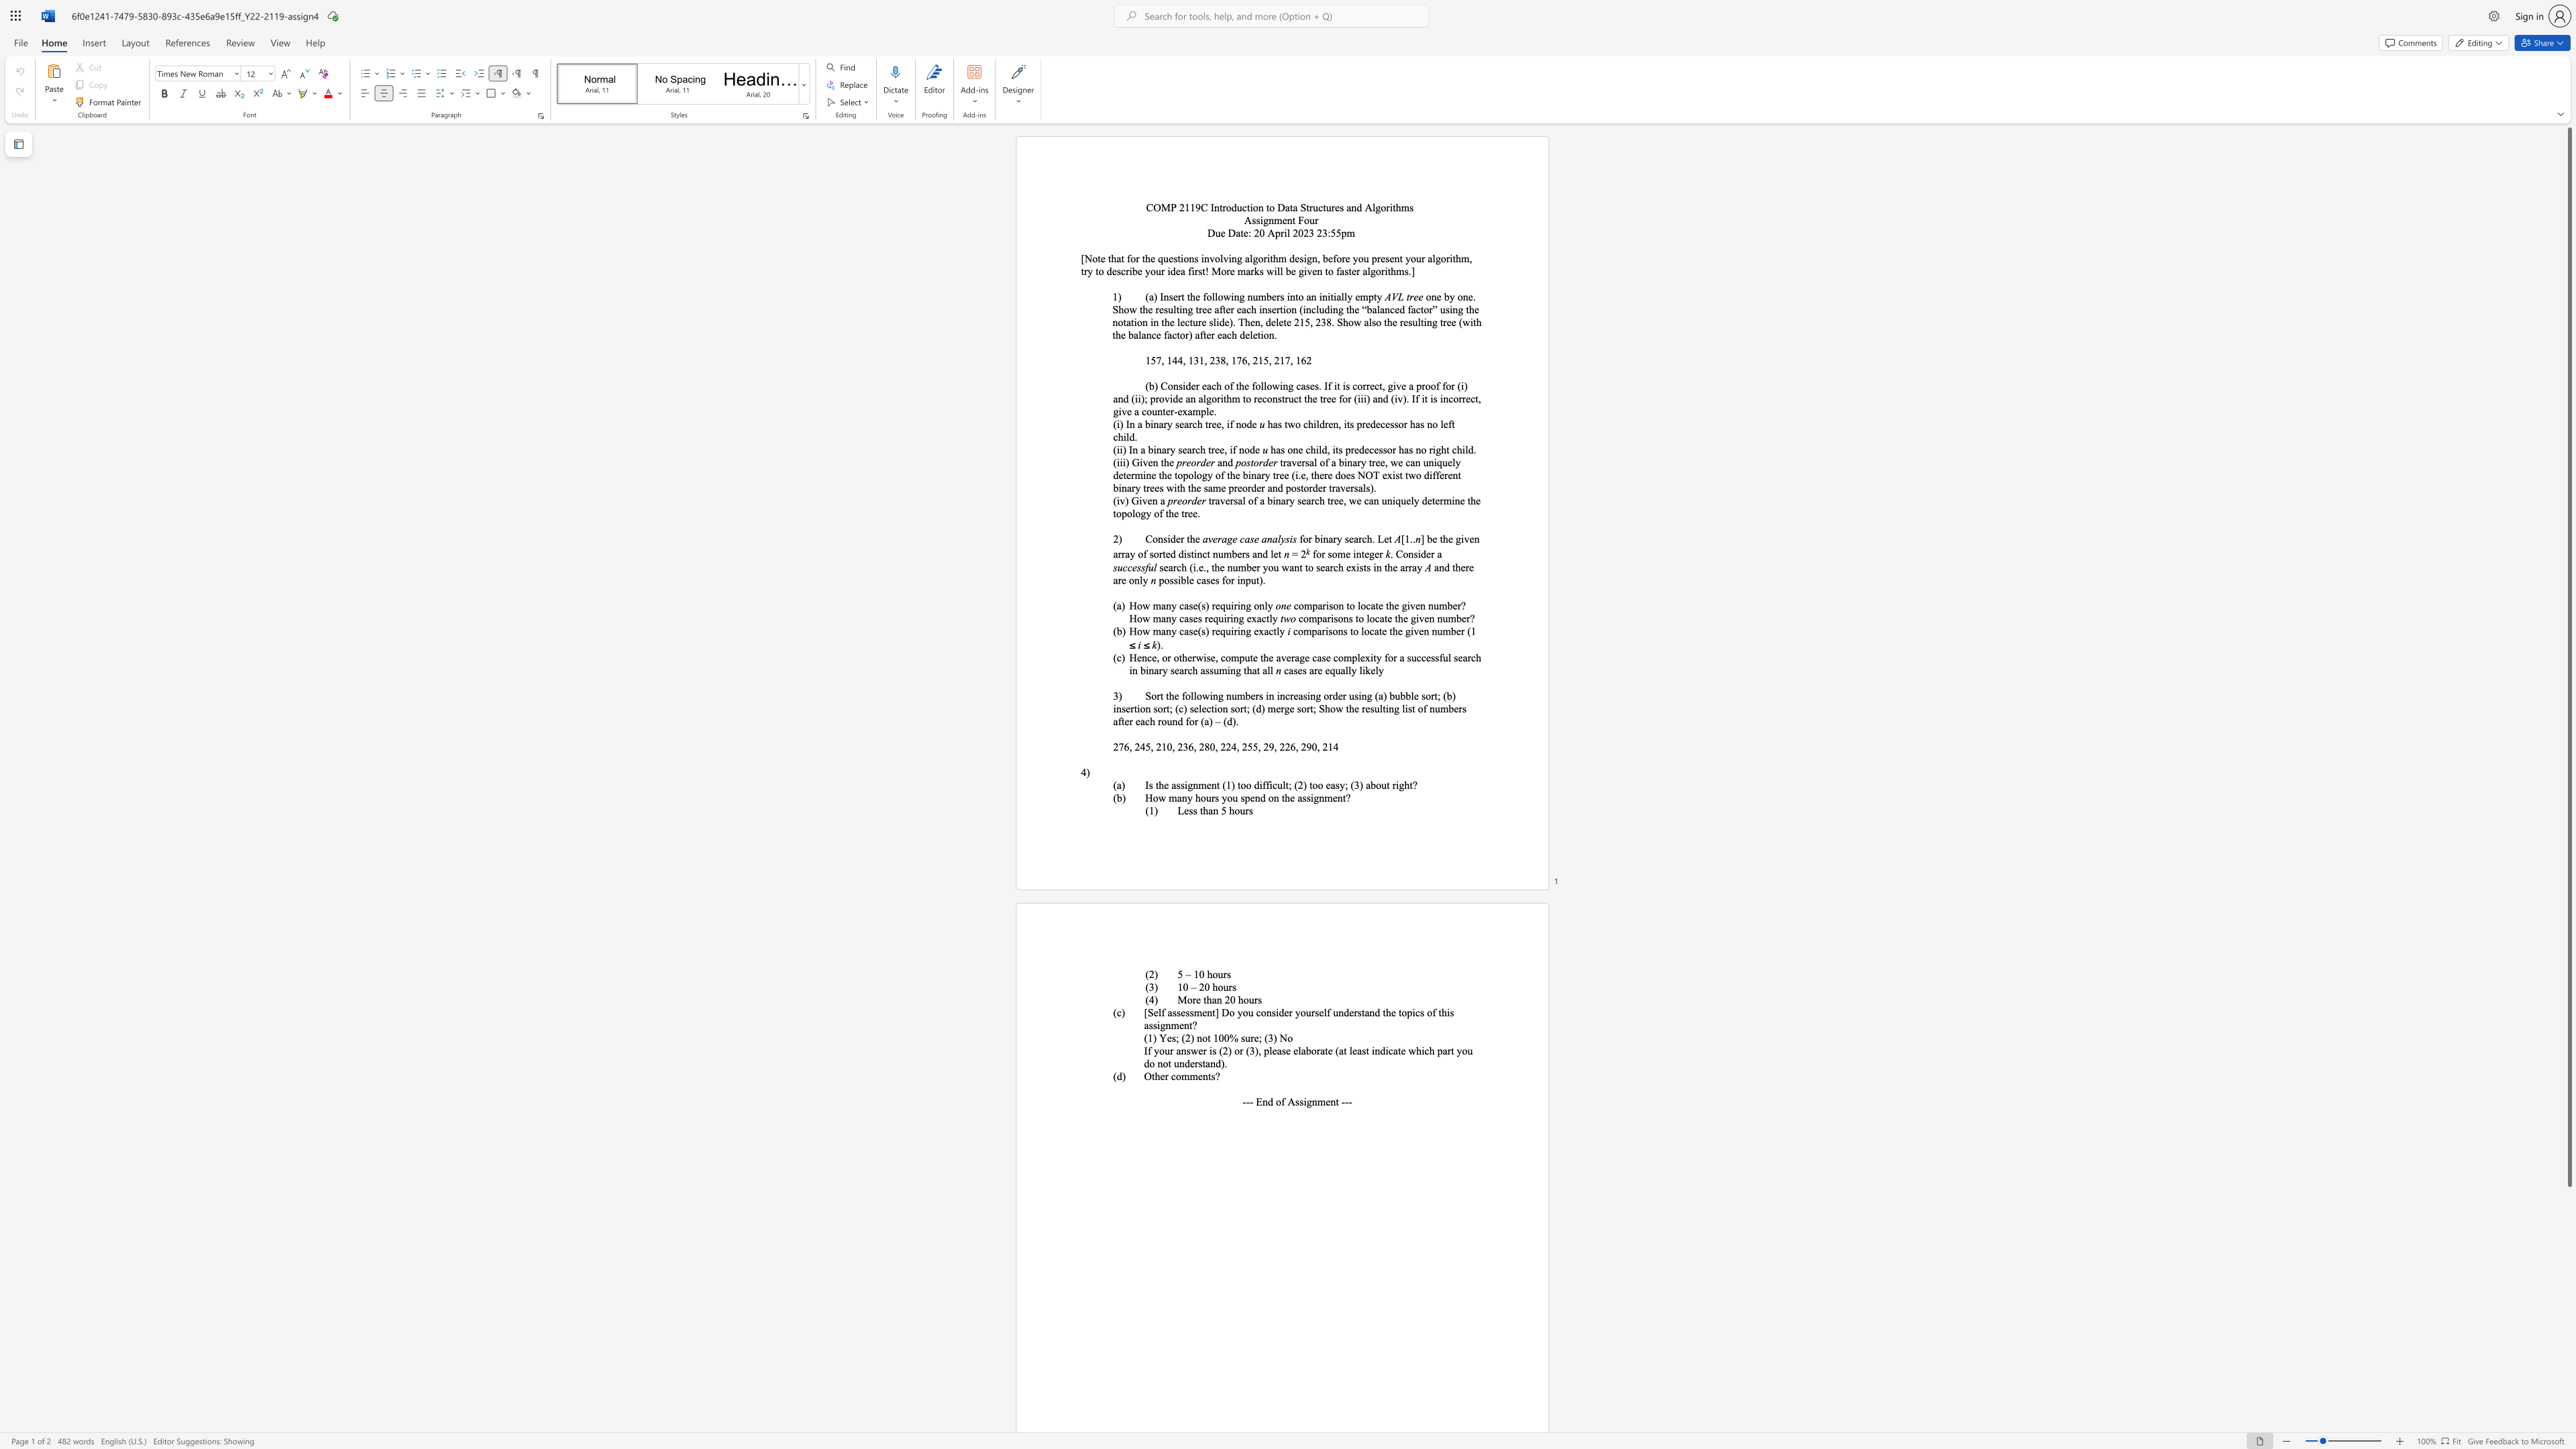 Image resolution: width=2576 pixels, height=1449 pixels. I want to click on the subset text "mber" within the text "comparisons to locate the given number?", so click(1447, 619).